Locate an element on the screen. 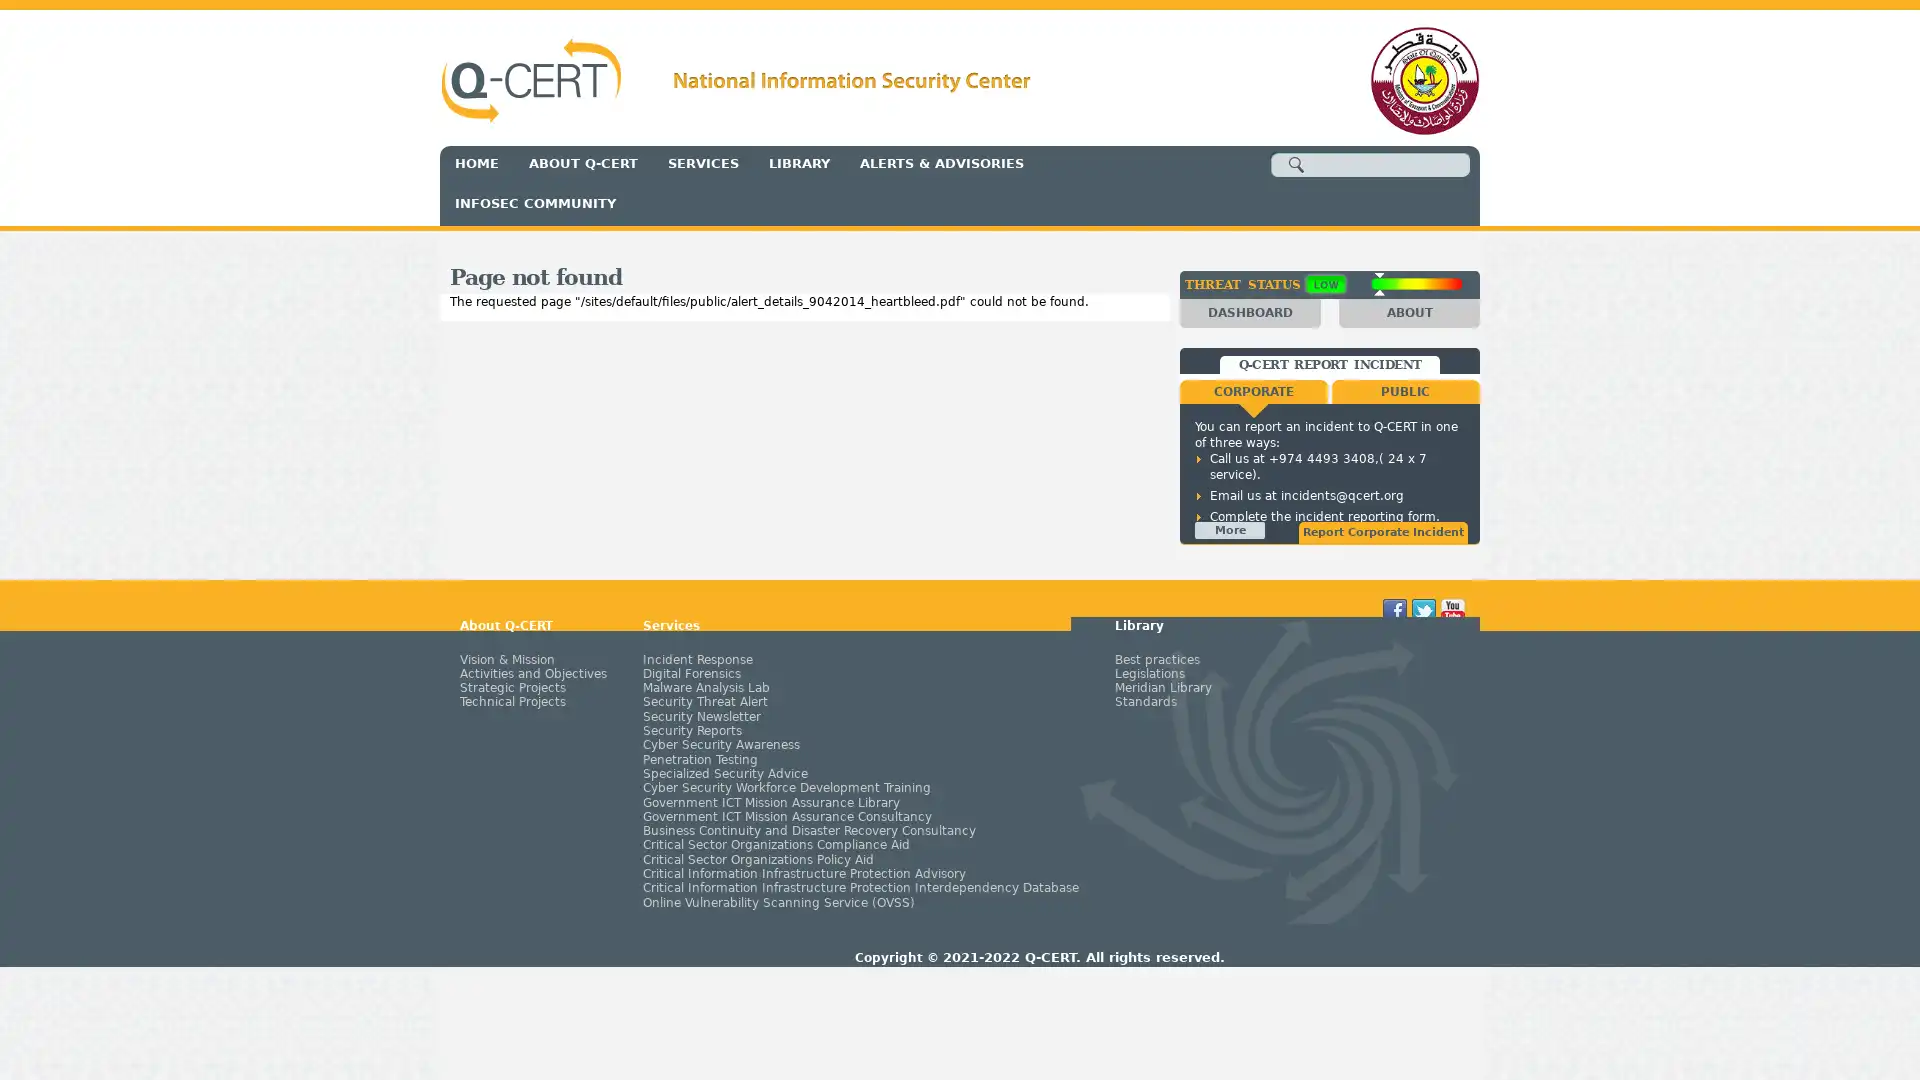 This screenshot has width=1920, height=1080. Search is located at coordinates (1296, 164).